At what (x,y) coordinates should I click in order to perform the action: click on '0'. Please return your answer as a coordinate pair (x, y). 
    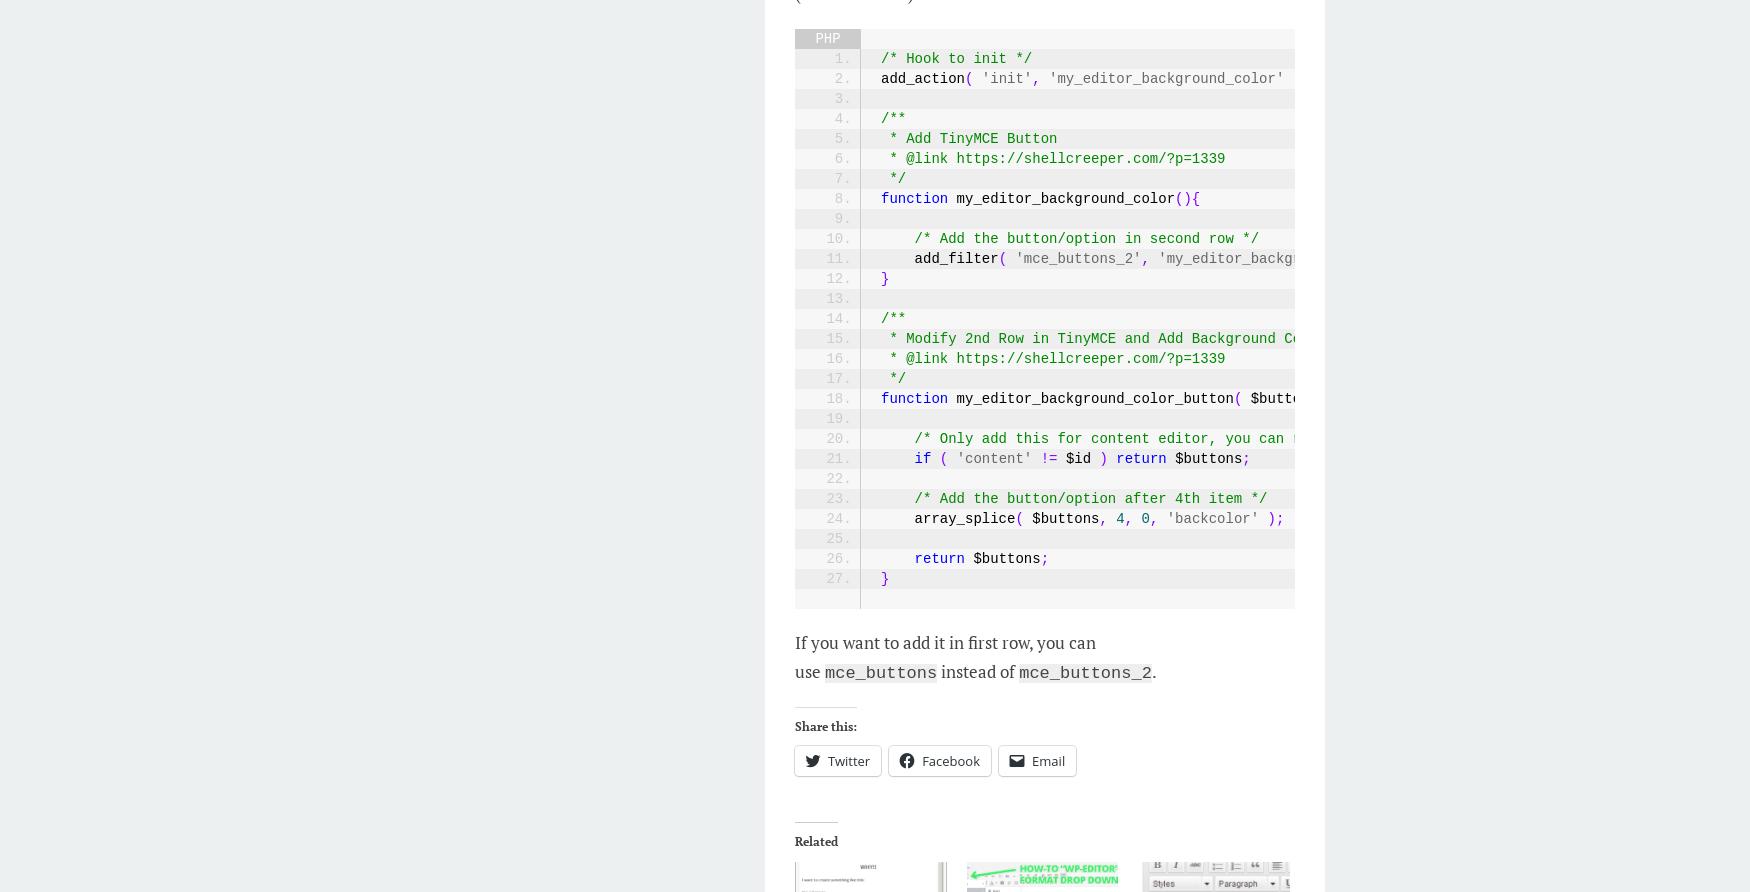
    Looking at the image, I should click on (1144, 518).